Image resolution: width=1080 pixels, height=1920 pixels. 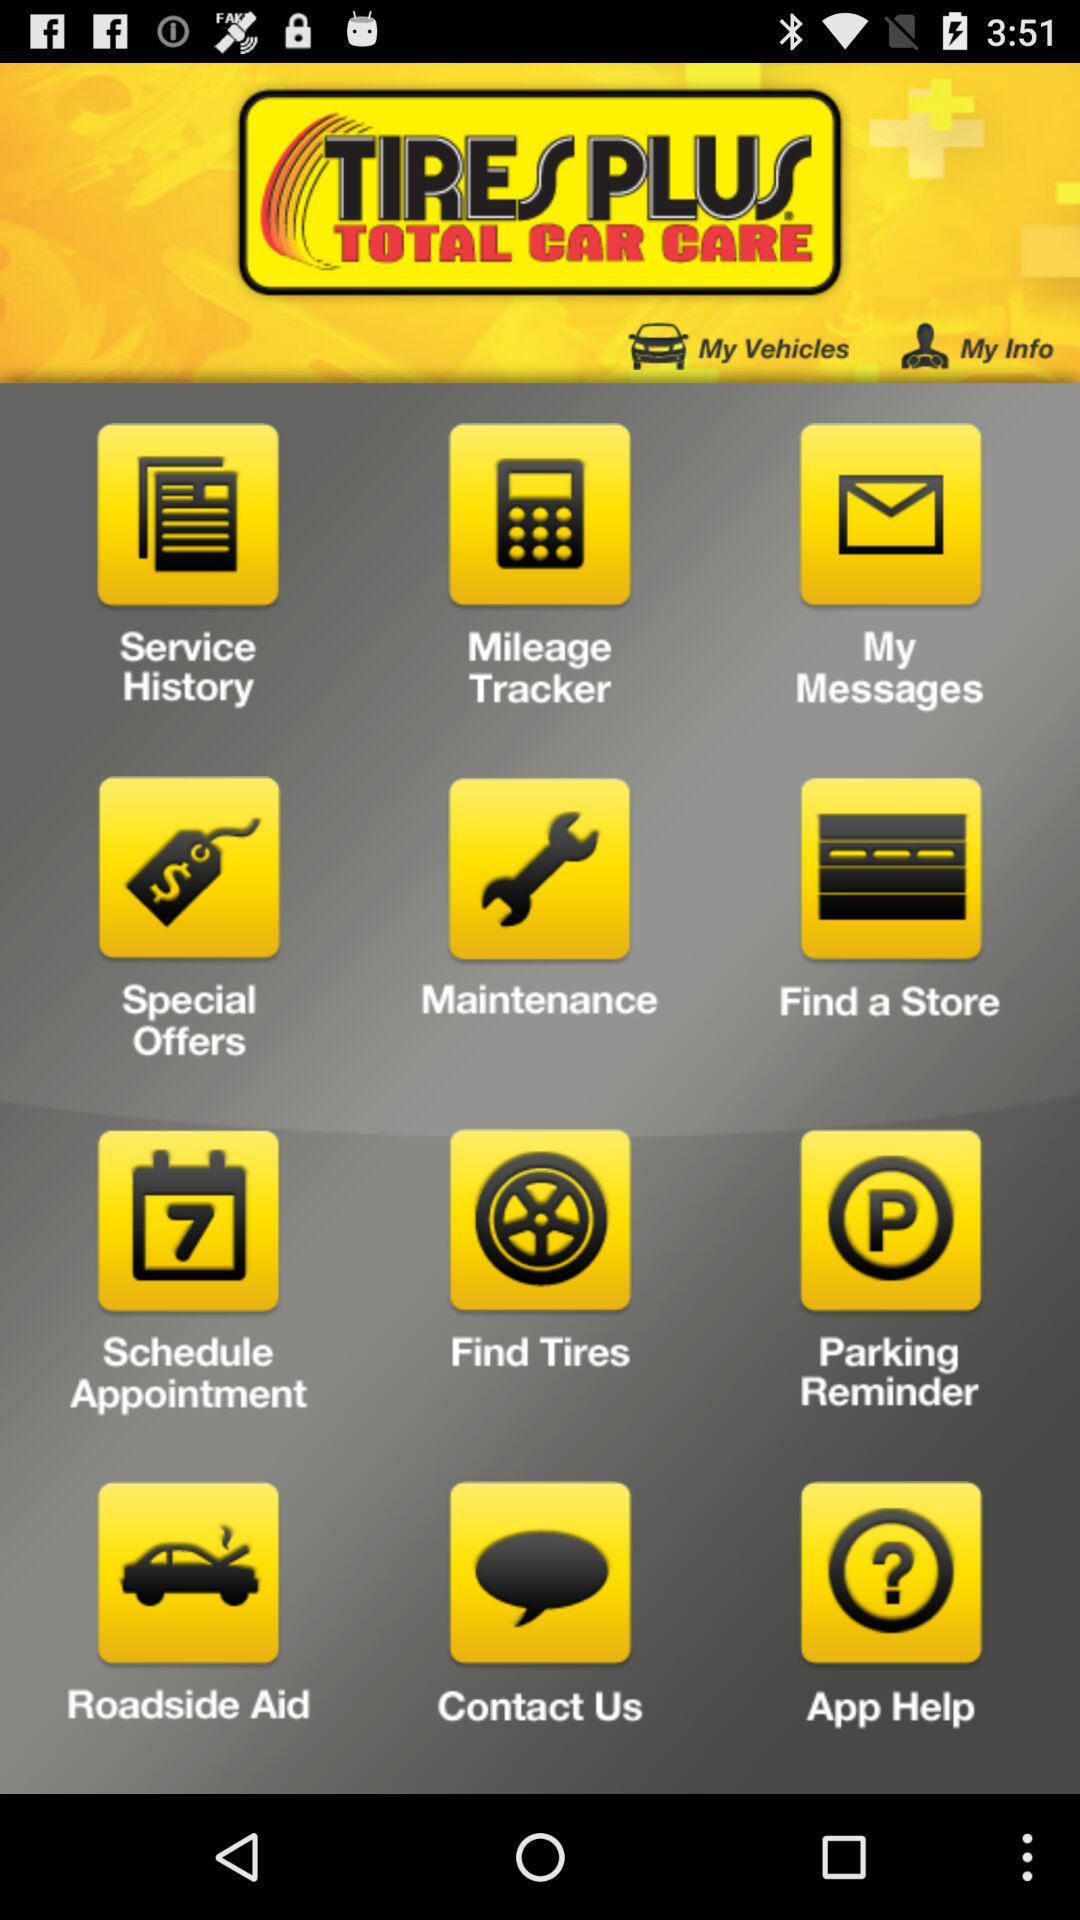 I want to click on read messages, so click(x=890, y=571).